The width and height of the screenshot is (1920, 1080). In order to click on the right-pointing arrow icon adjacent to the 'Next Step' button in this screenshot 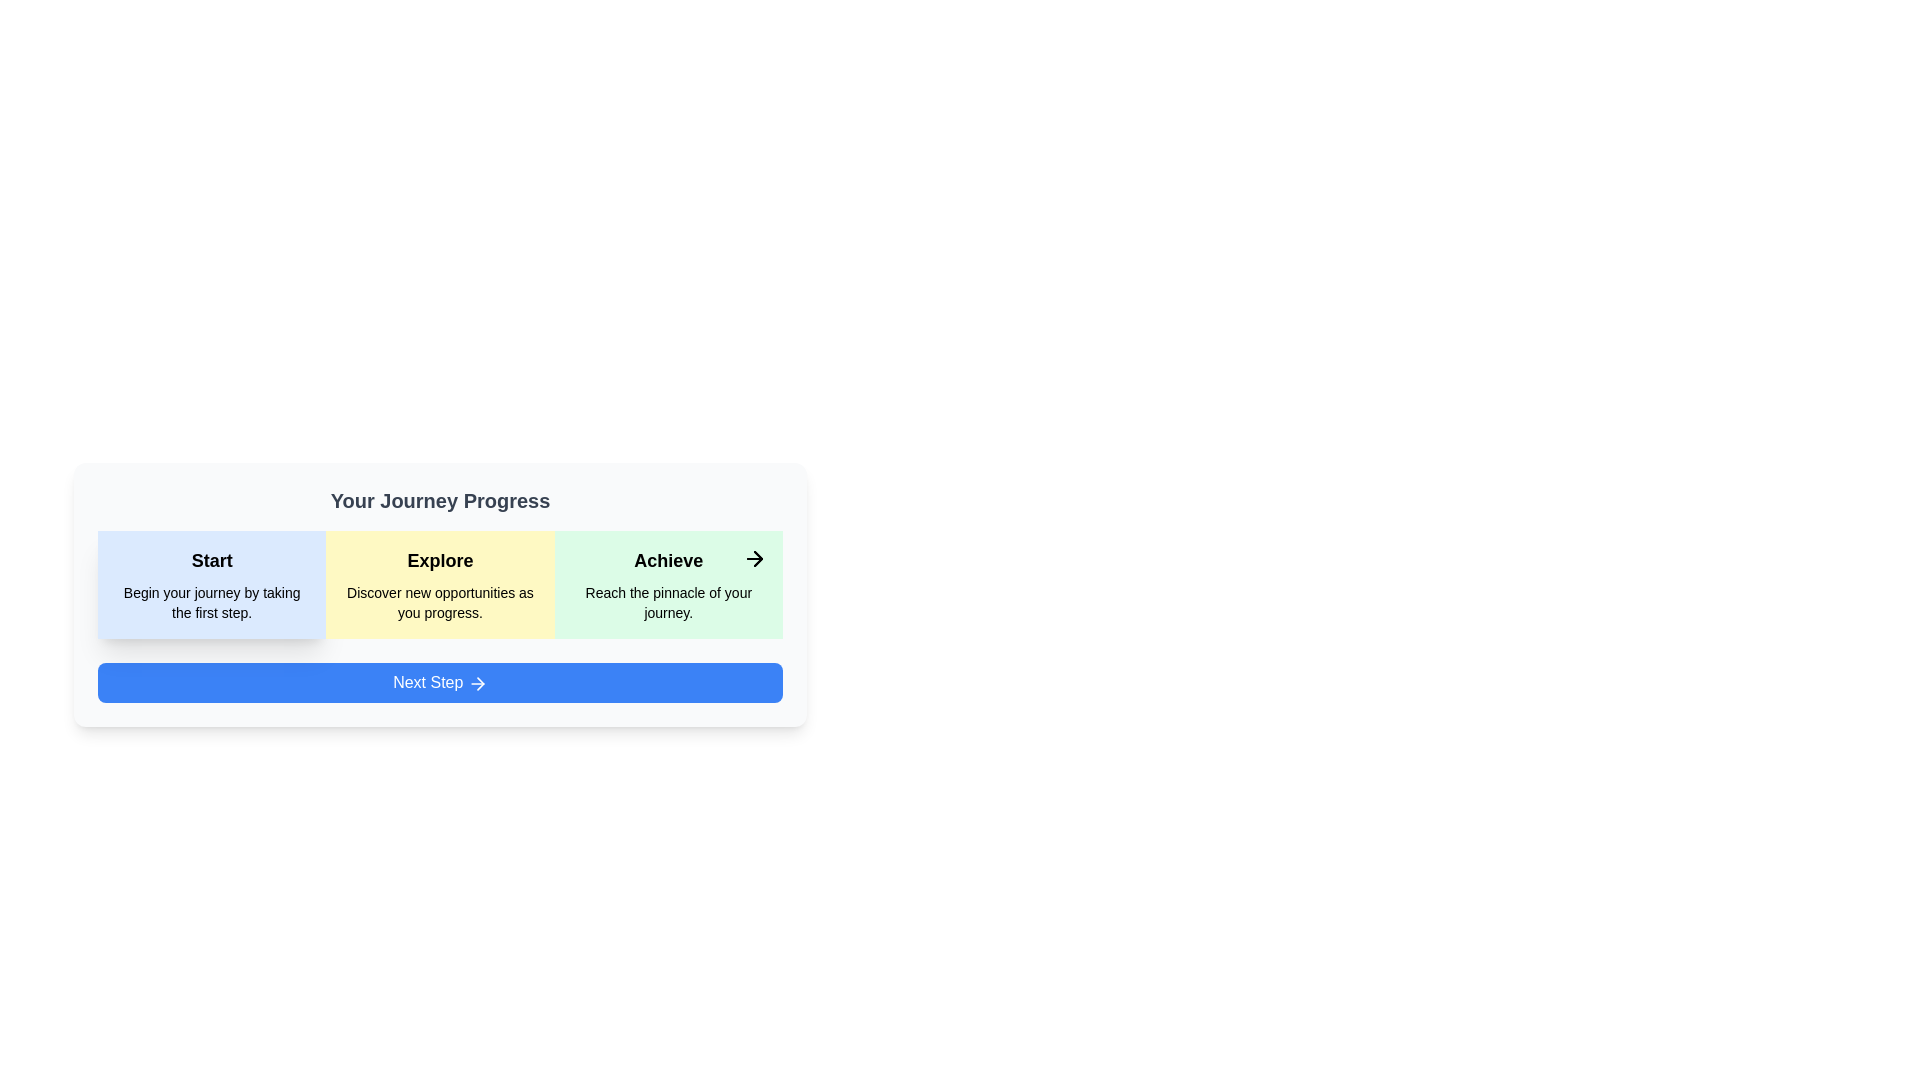, I will do `click(480, 682)`.